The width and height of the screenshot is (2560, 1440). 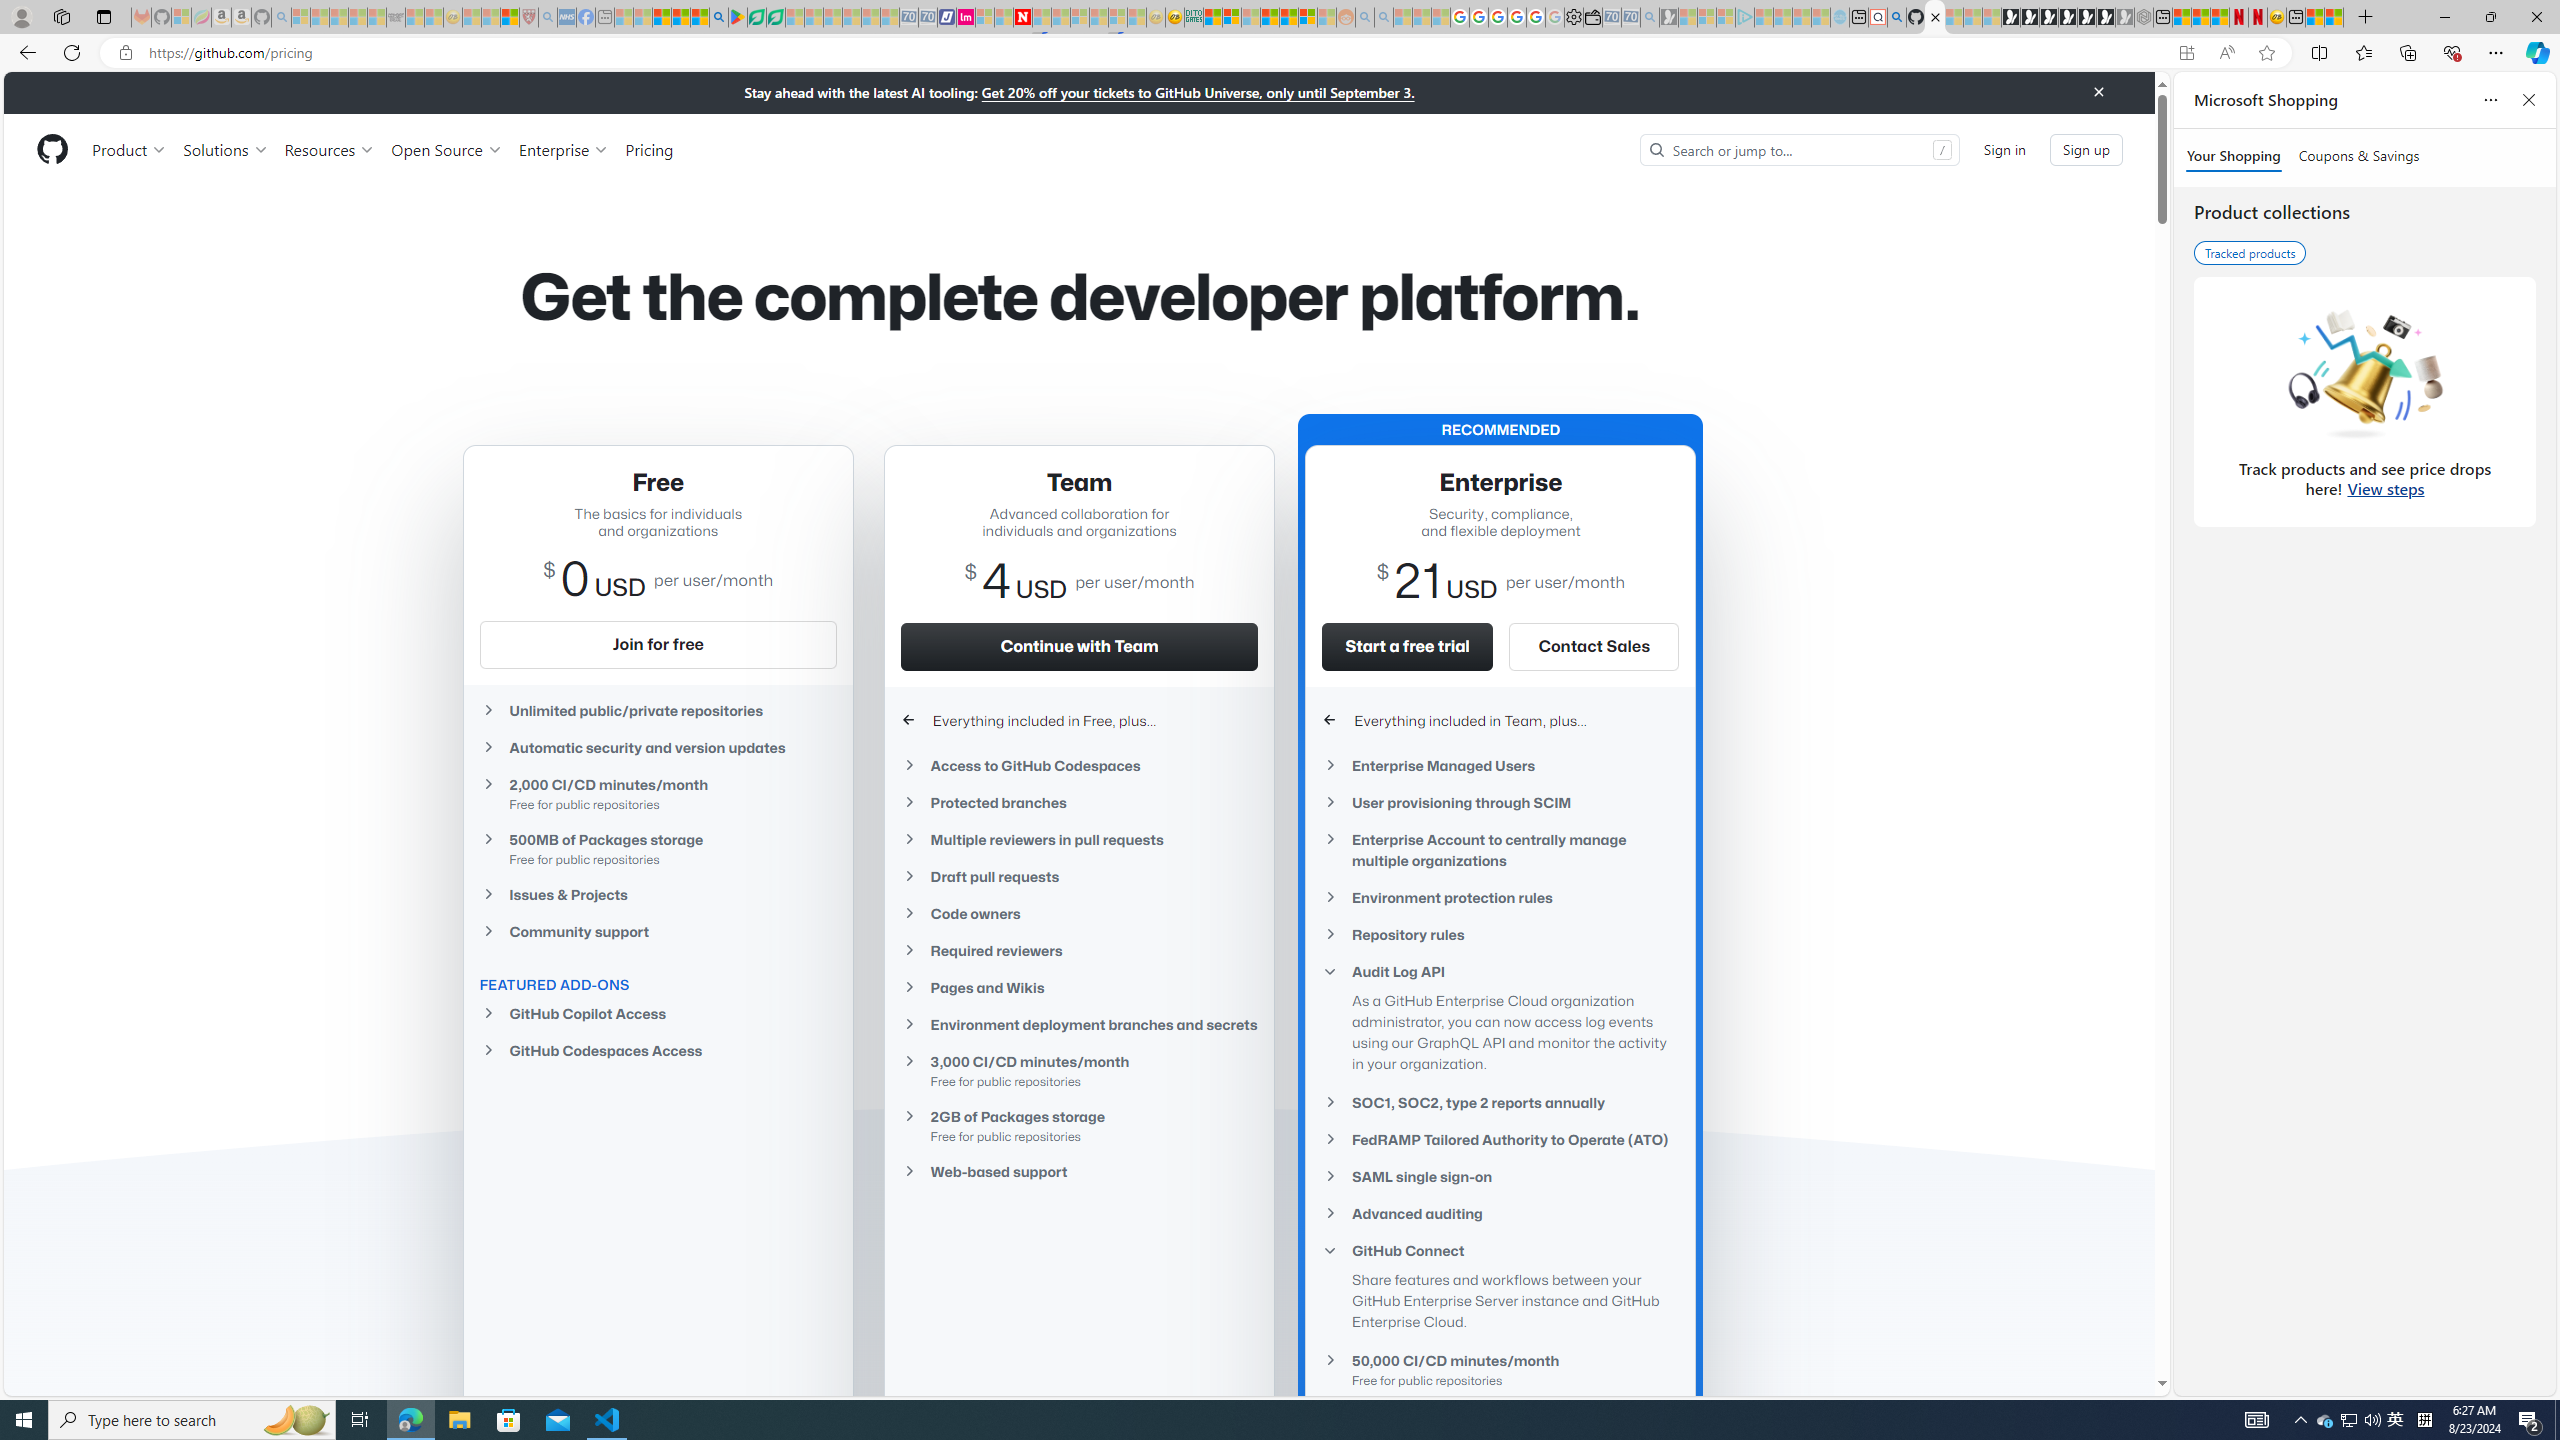 What do you see at coordinates (130, 149) in the screenshot?
I see `'Product'` at bounding box center [130, 149].